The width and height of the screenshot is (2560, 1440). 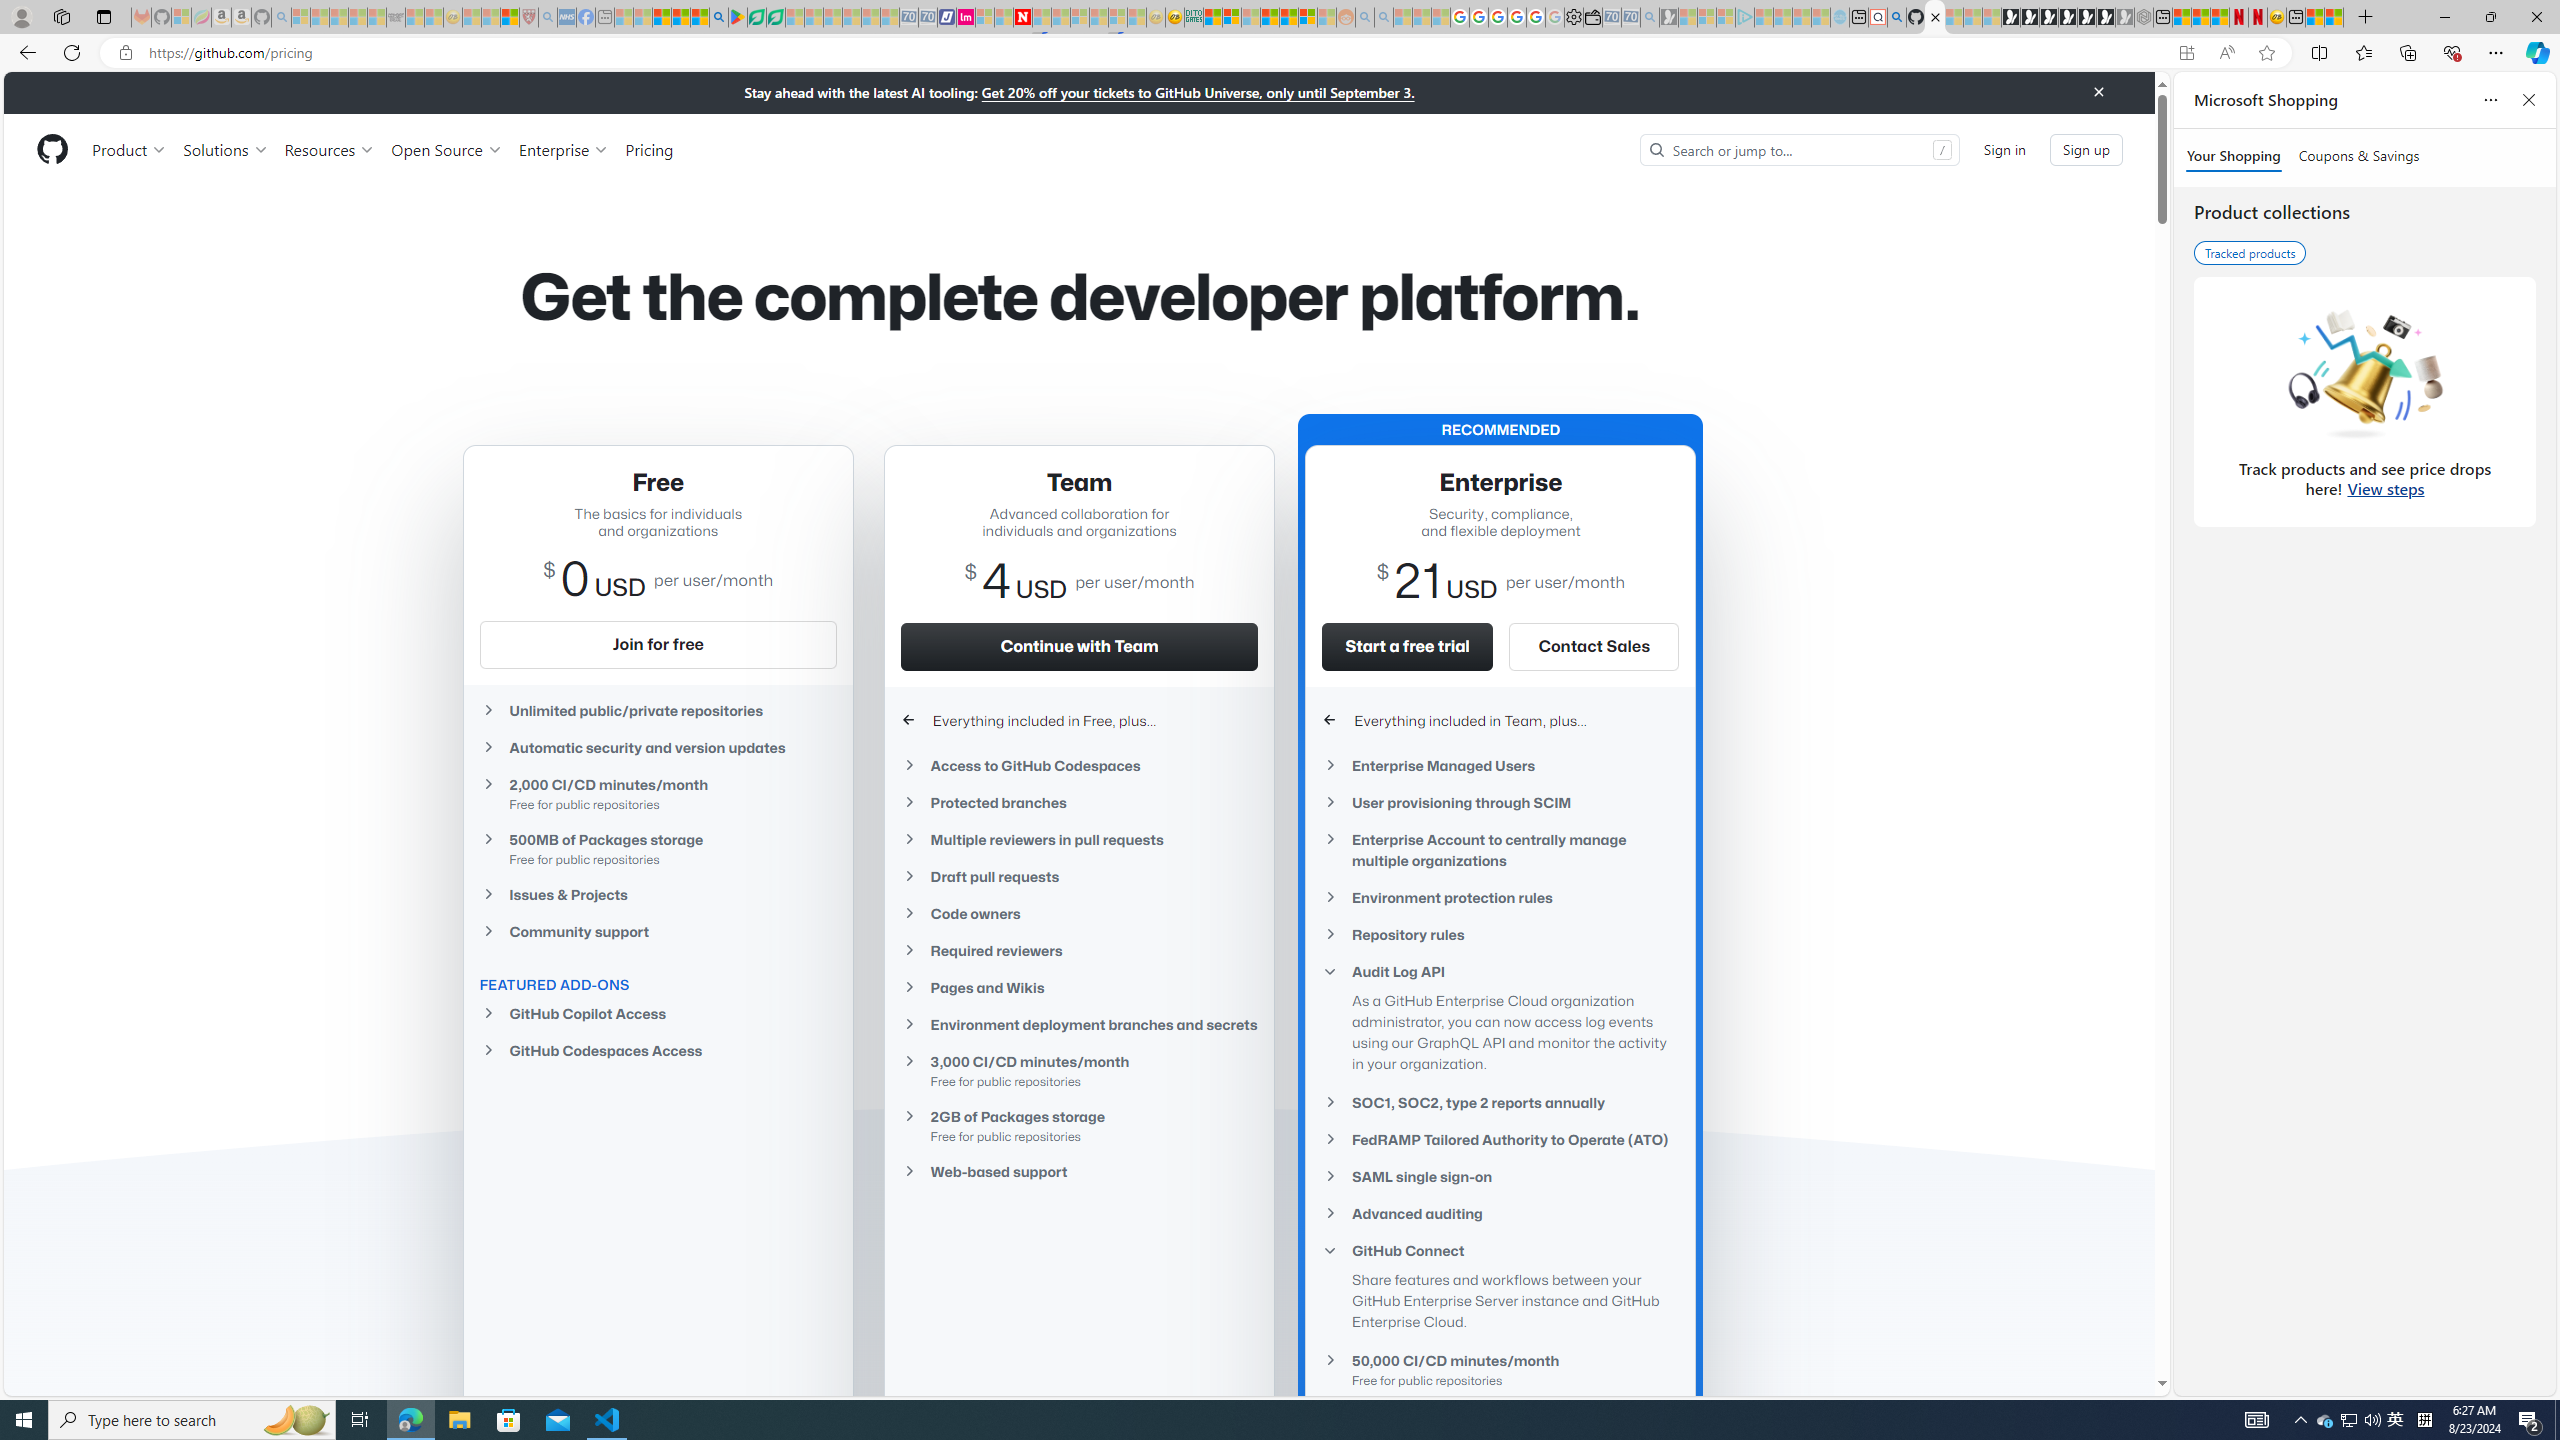 What do you see at coordinates (130, 149) in the screenshot?
I see `'Product'` at bounding box center [130, 149].